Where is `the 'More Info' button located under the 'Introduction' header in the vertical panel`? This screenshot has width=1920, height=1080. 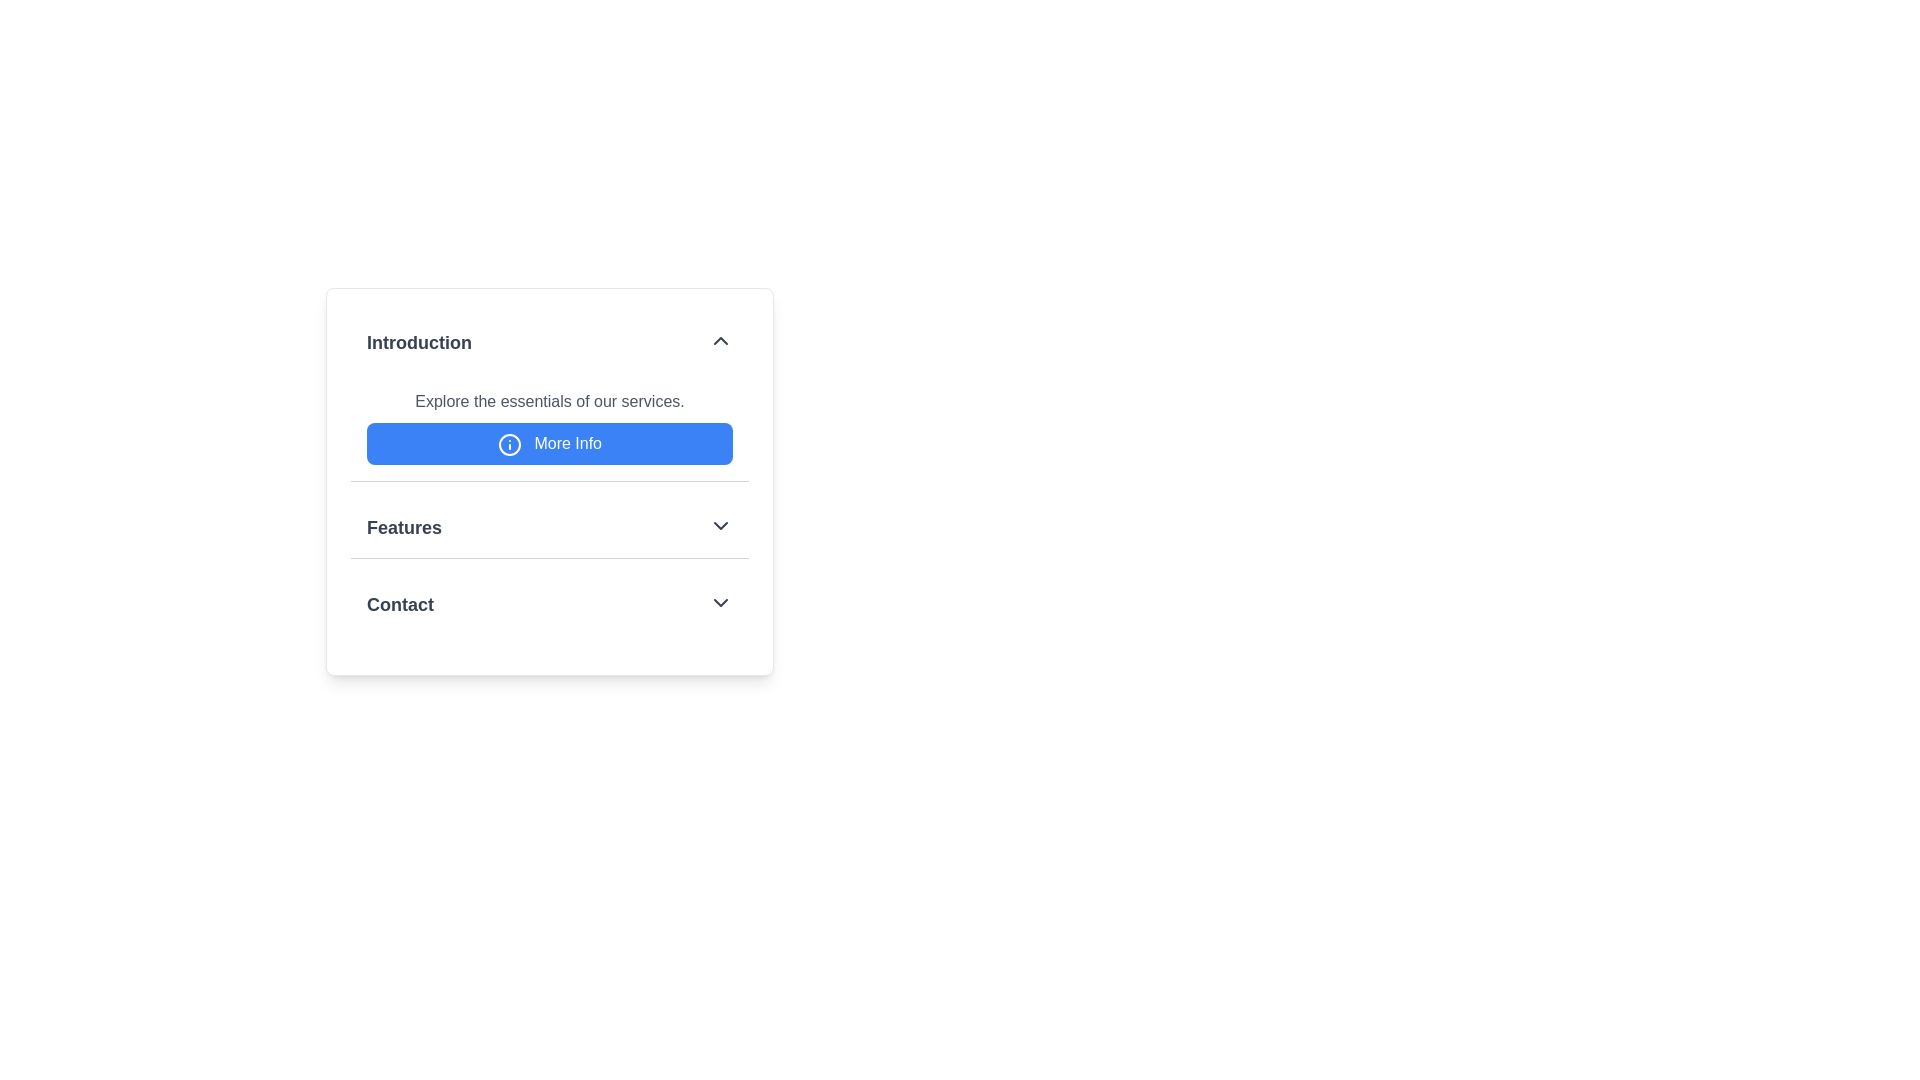
the 'More Info' button located under the 'Introduction' header in the vertical panel is located at coordinates (550, 426).